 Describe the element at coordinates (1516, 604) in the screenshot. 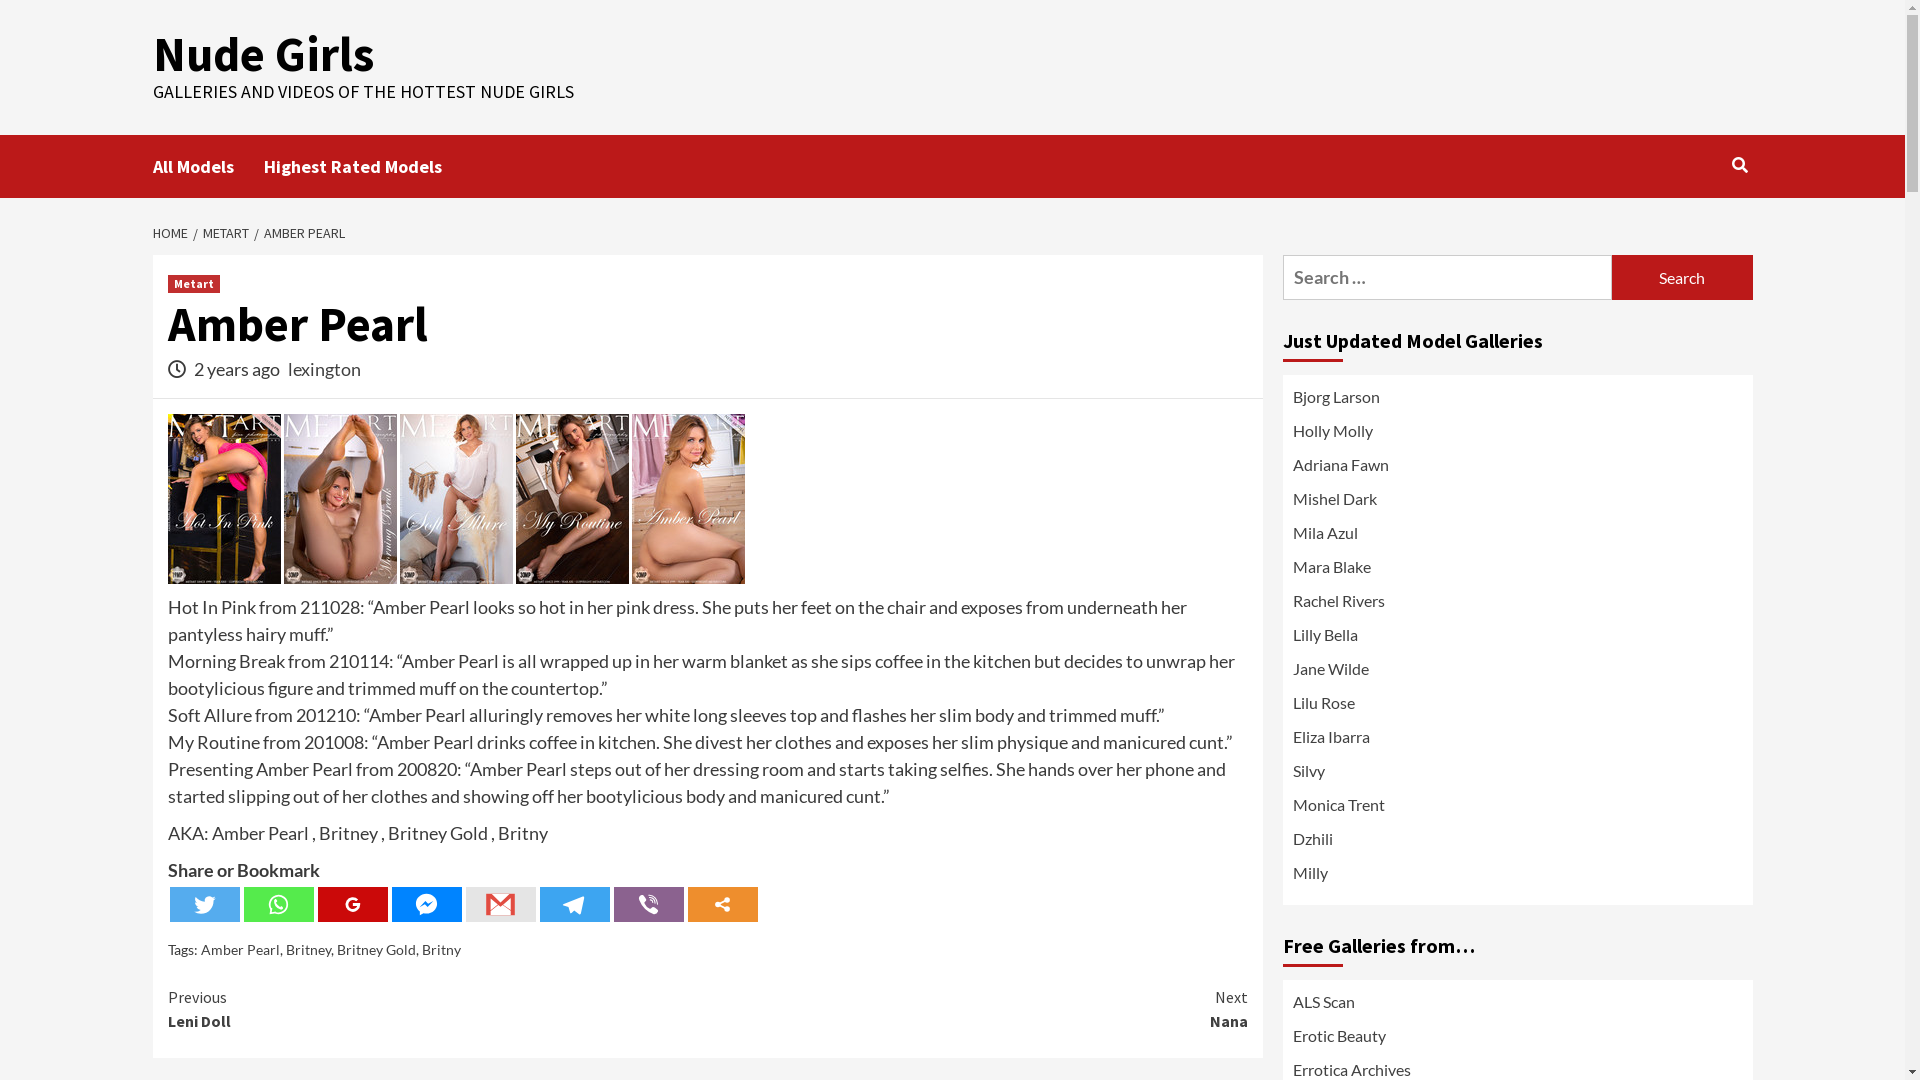

I see `'Rachel Rivers'` at that location.